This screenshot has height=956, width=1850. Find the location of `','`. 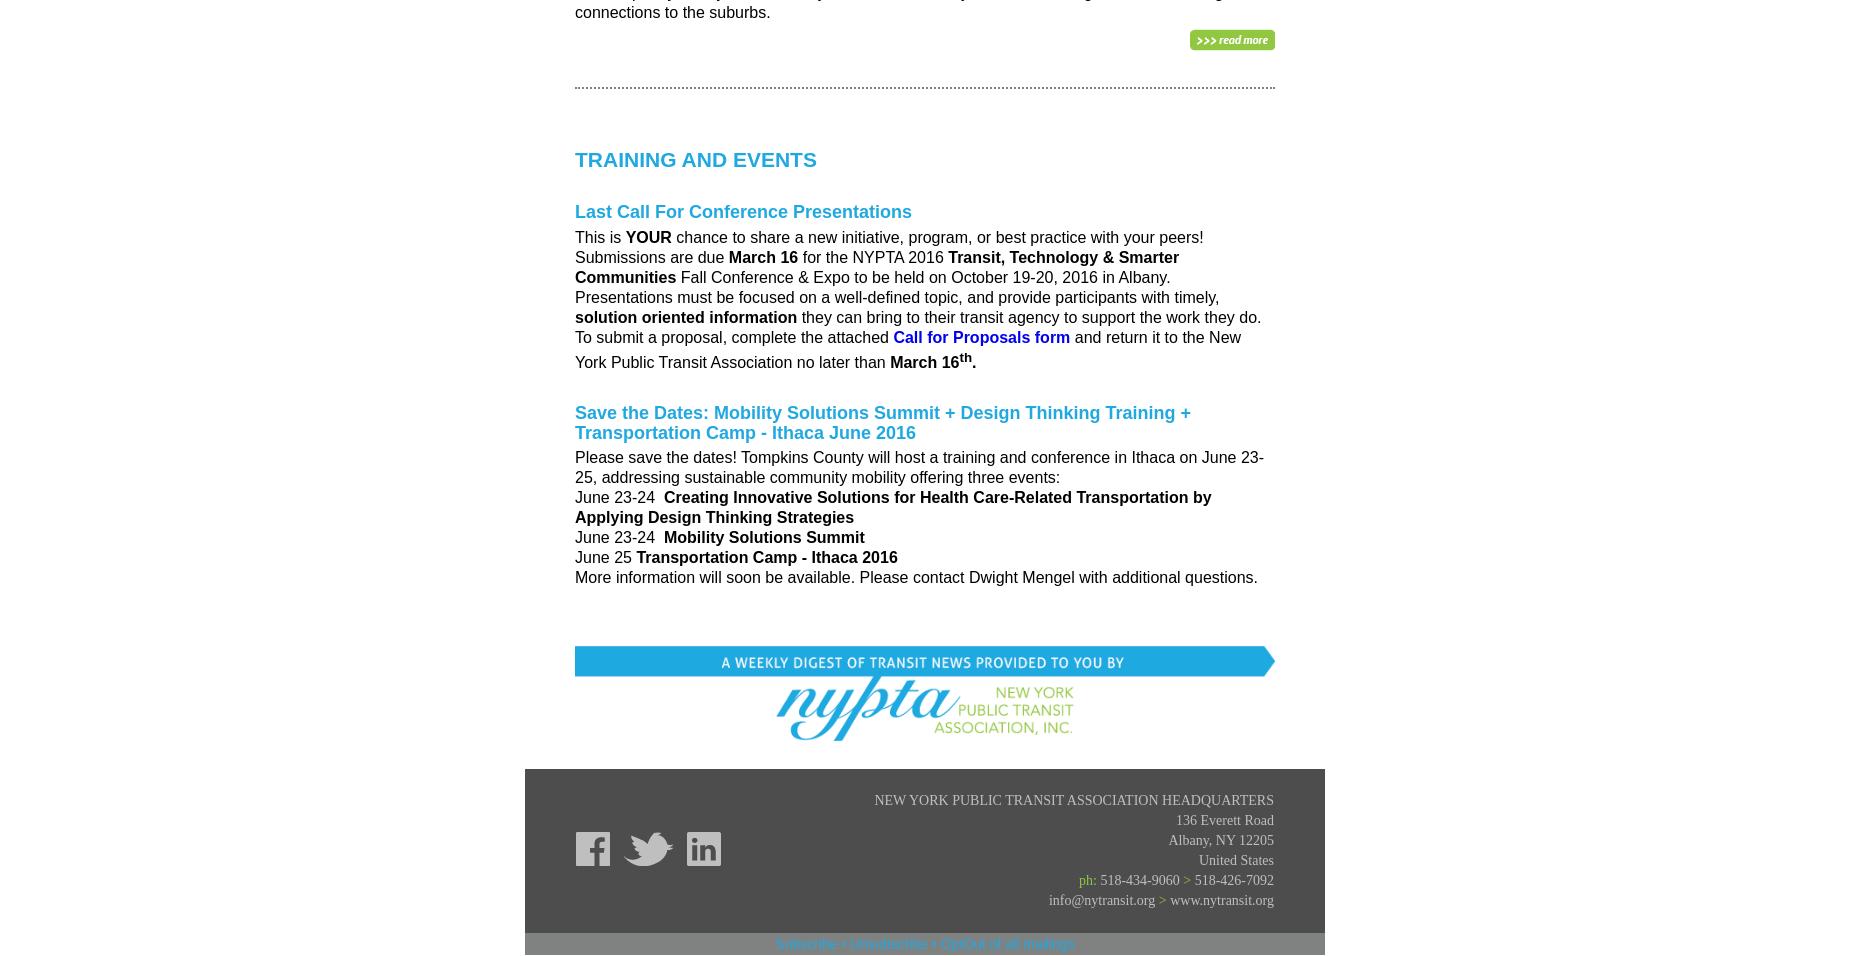

',' is located at coordinates (1210, 840).